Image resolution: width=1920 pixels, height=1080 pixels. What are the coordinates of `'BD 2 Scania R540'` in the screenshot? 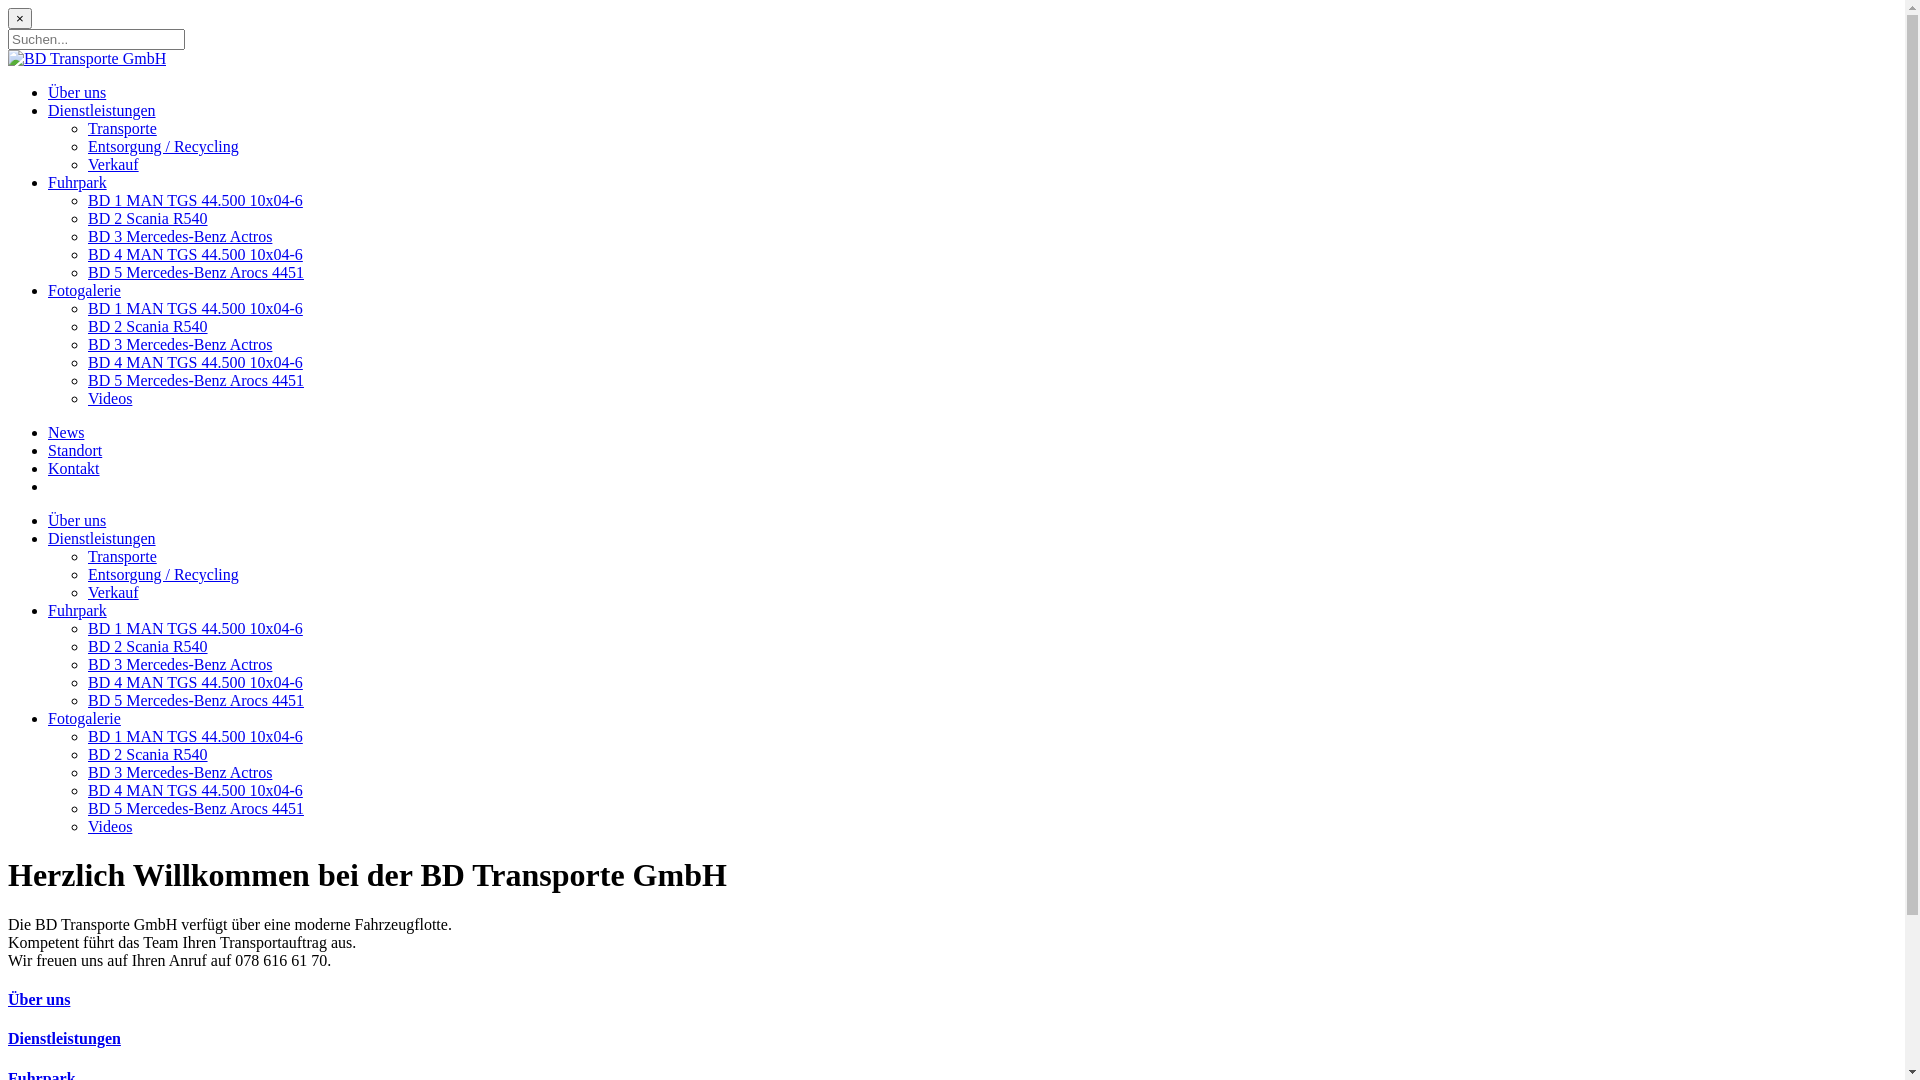 It's located at (147, 325).